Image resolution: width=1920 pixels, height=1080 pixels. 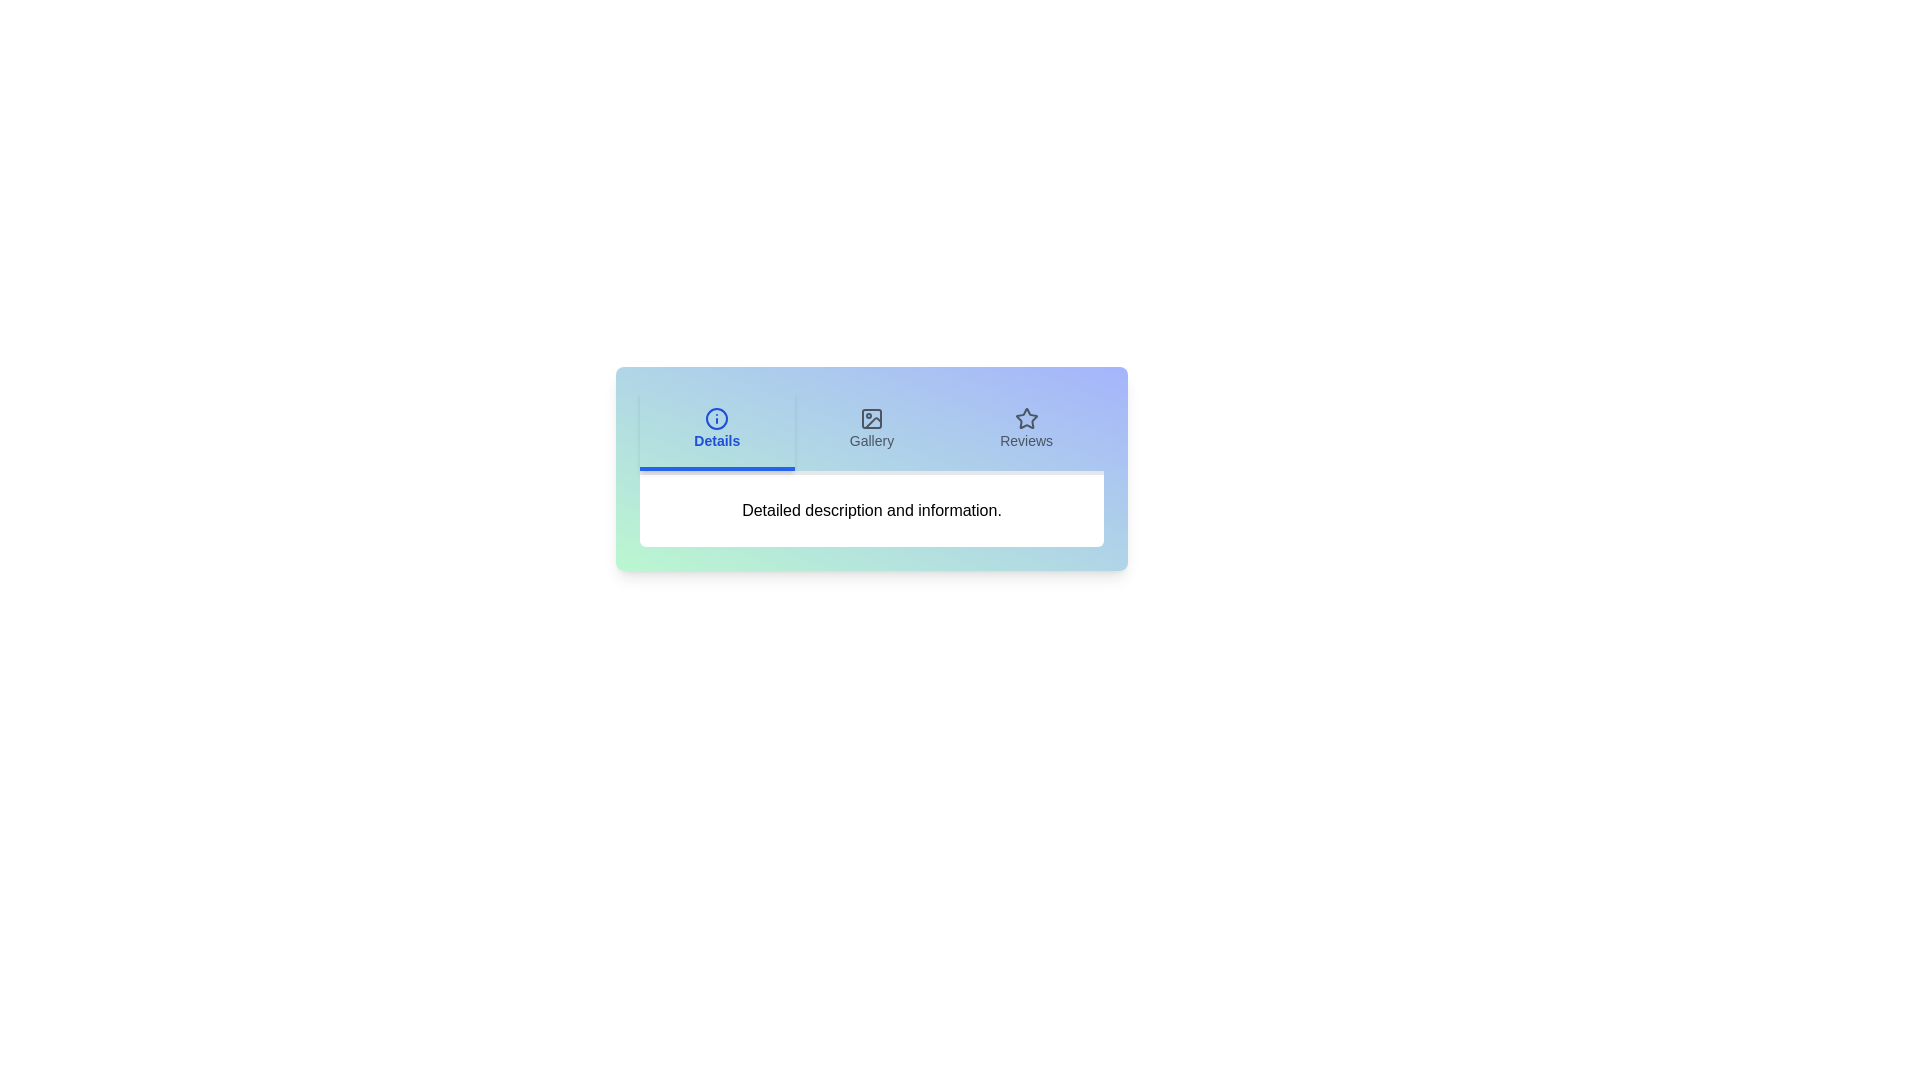 I want to click on the Gallery tab to view its content, so click(x=872, y=430).